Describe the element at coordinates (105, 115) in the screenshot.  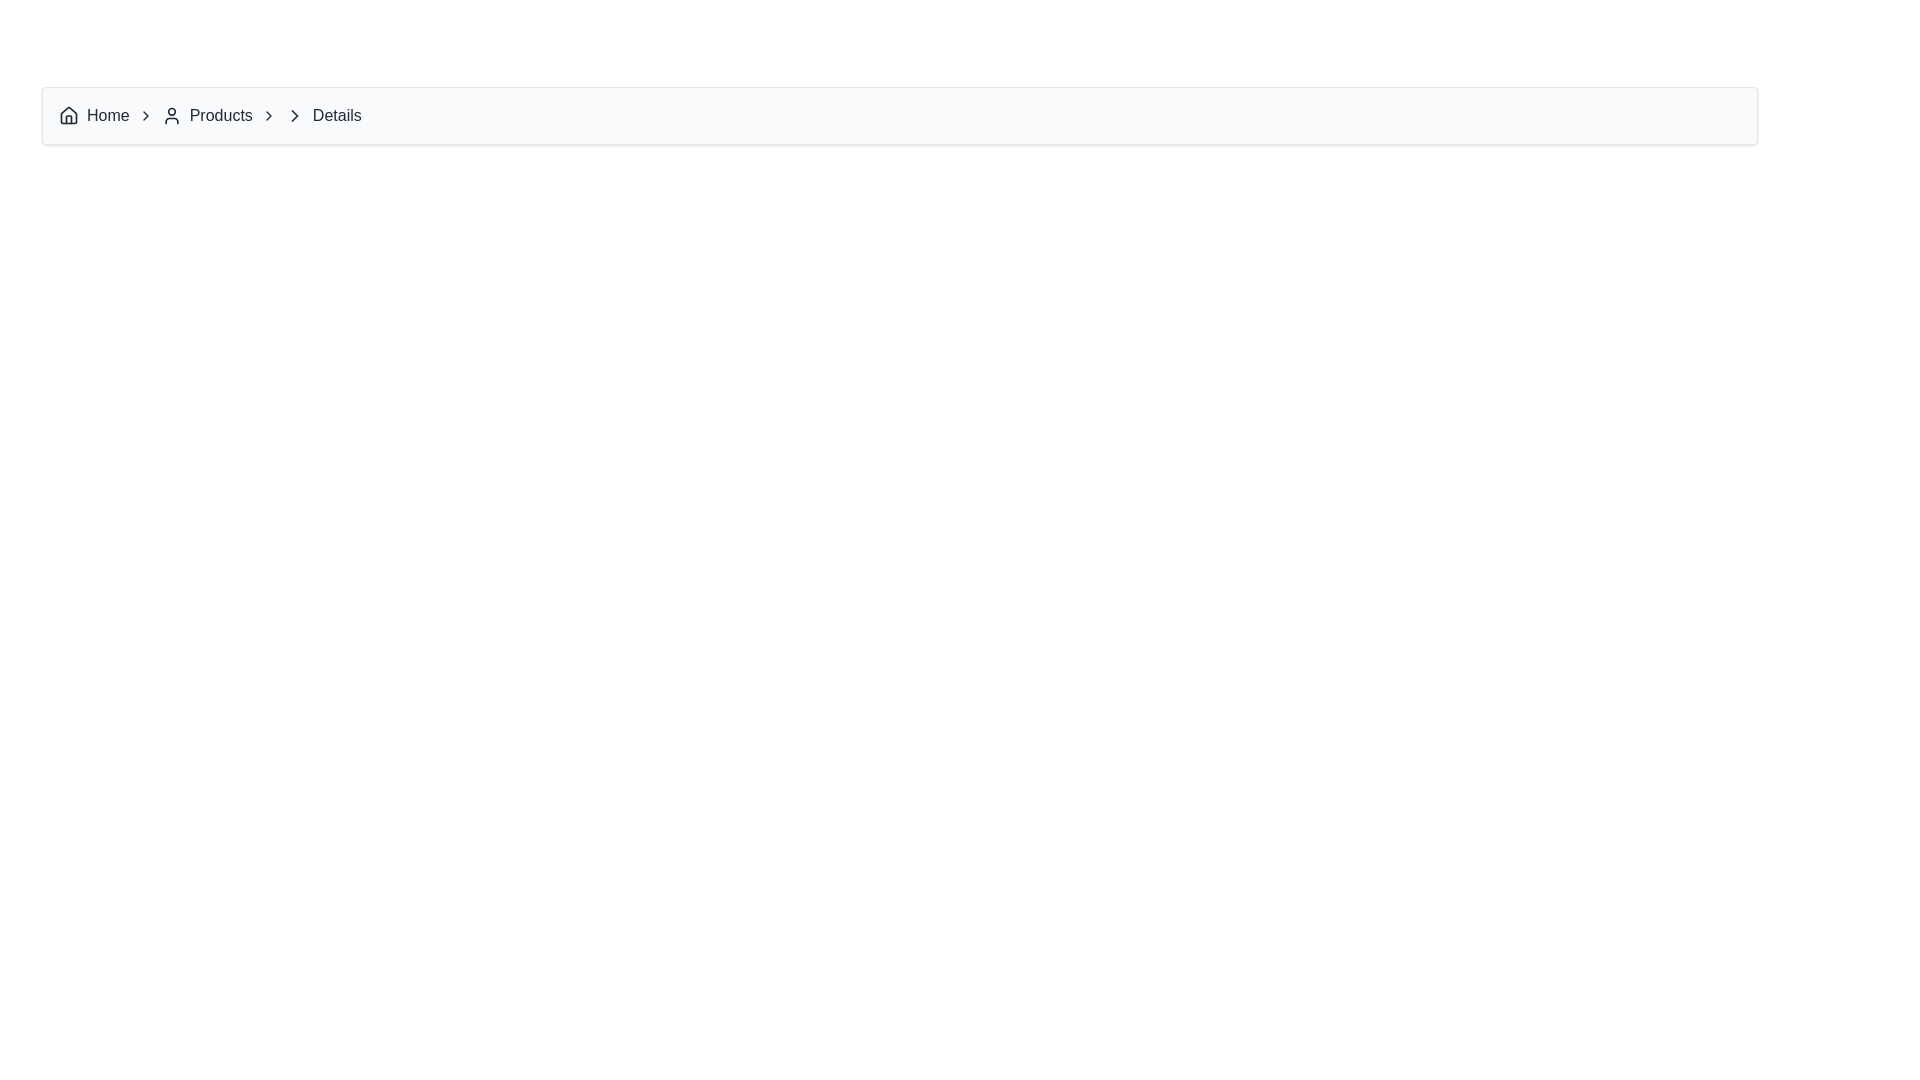
I see `the Breadcrumb navigation link located at the top left of the breadcrumb navigation bar` at that location.